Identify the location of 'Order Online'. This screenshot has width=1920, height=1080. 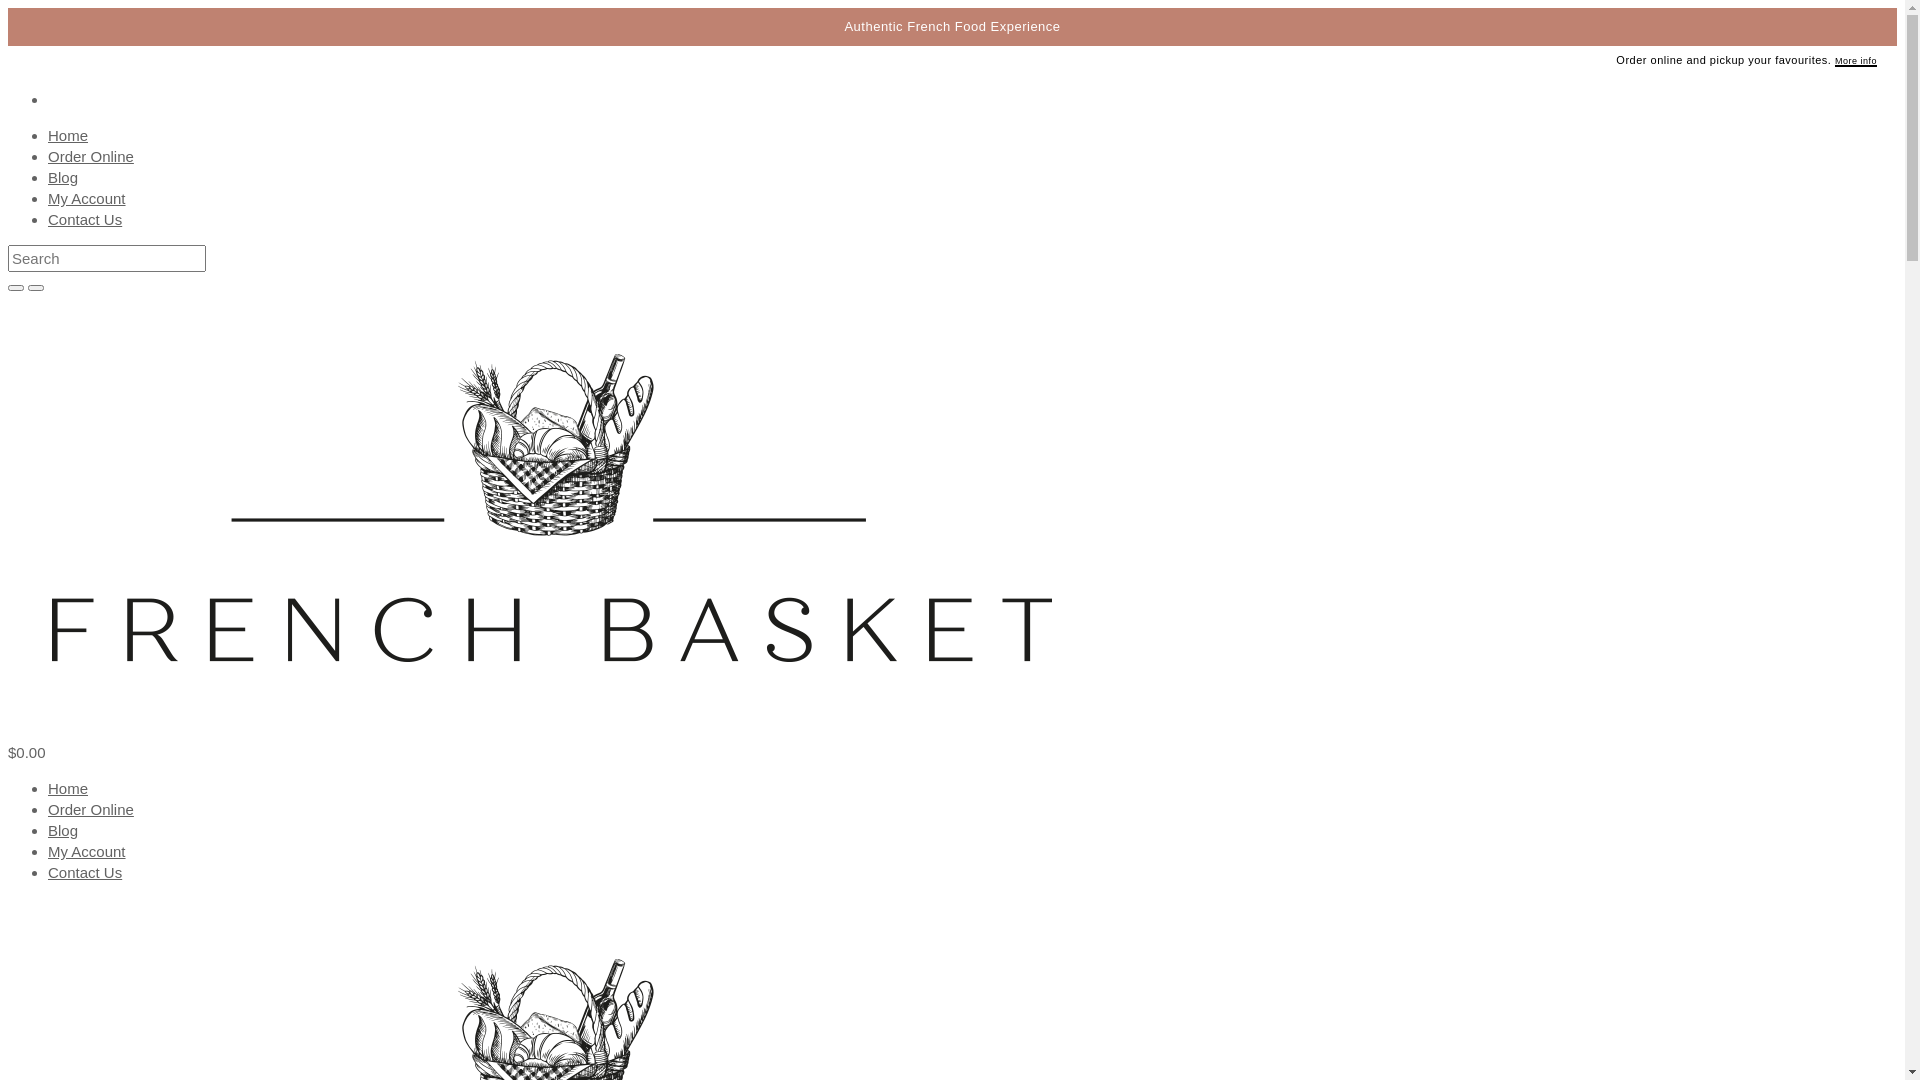
(90, 155).